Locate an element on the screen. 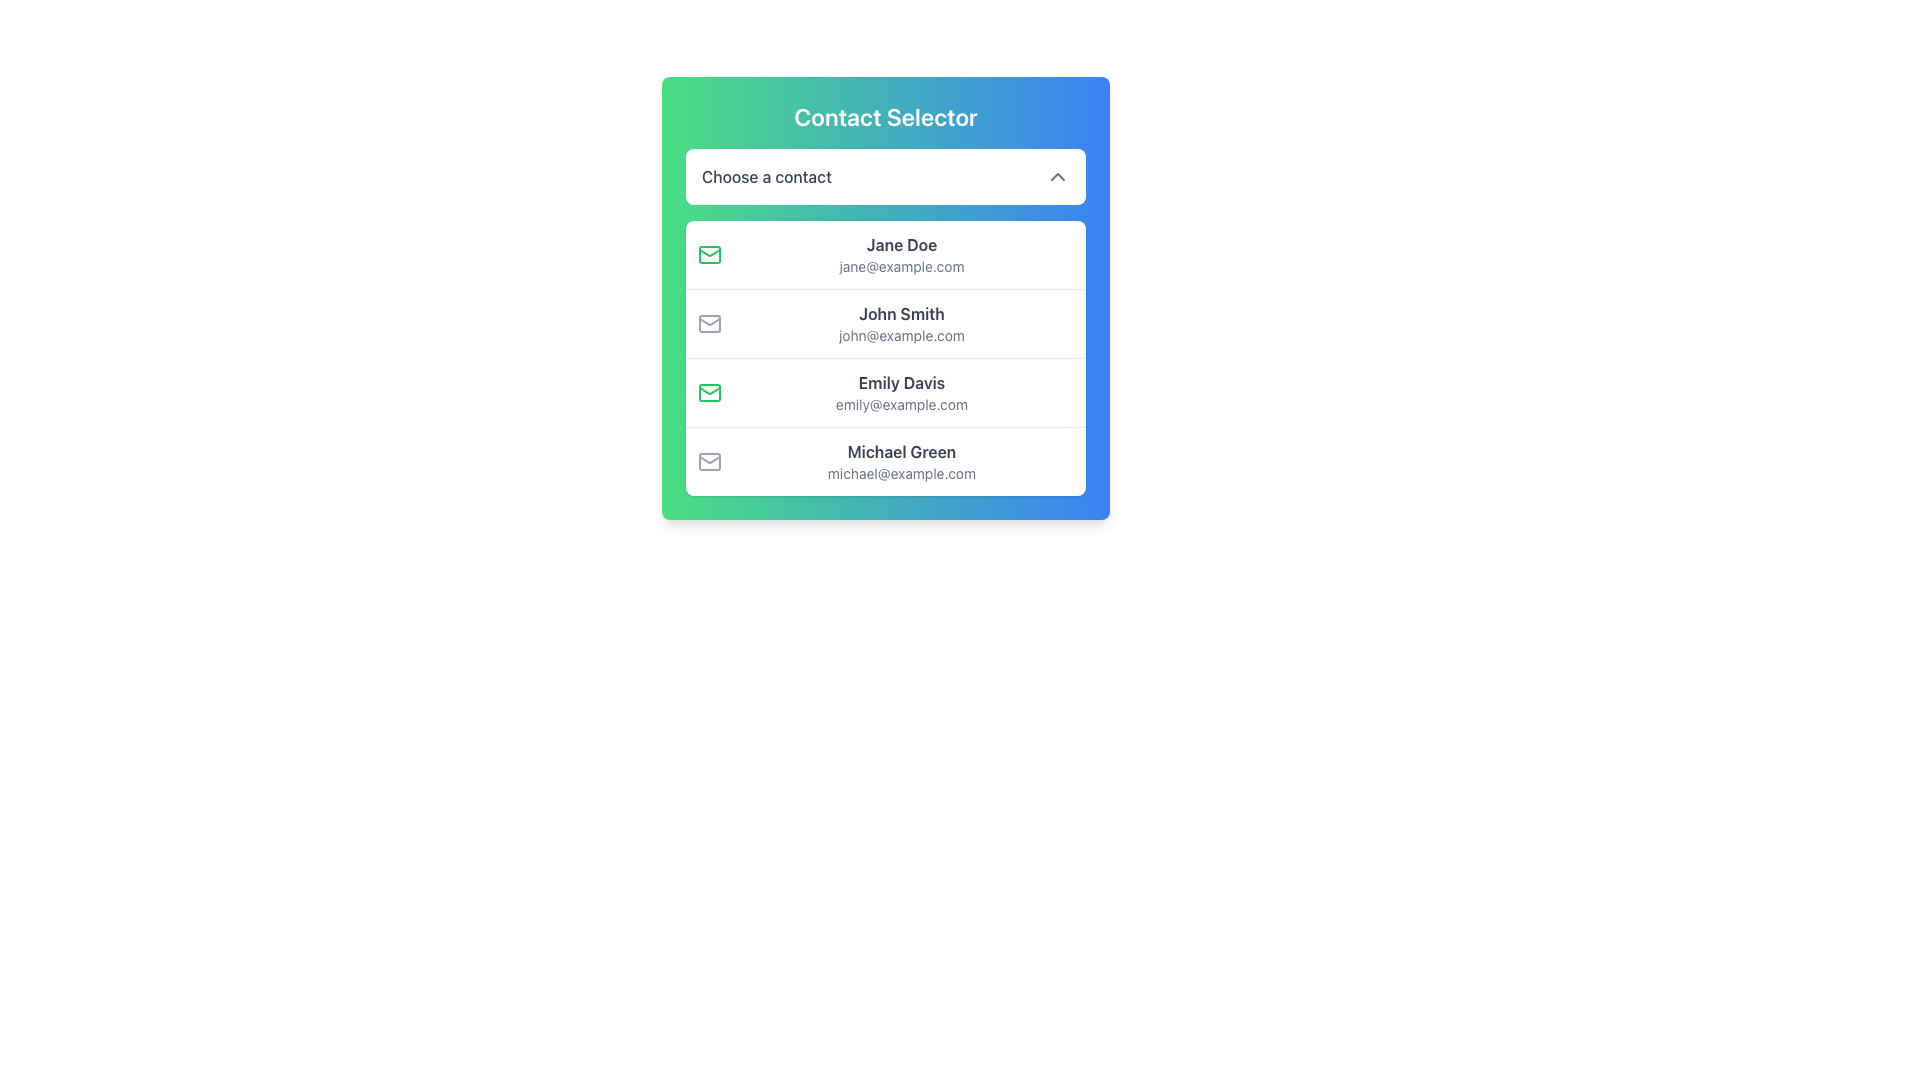  the visual indicator of the envelope icon associated with 'John Smith' in the Contact Selector interface is located at coordinates (710, 323).